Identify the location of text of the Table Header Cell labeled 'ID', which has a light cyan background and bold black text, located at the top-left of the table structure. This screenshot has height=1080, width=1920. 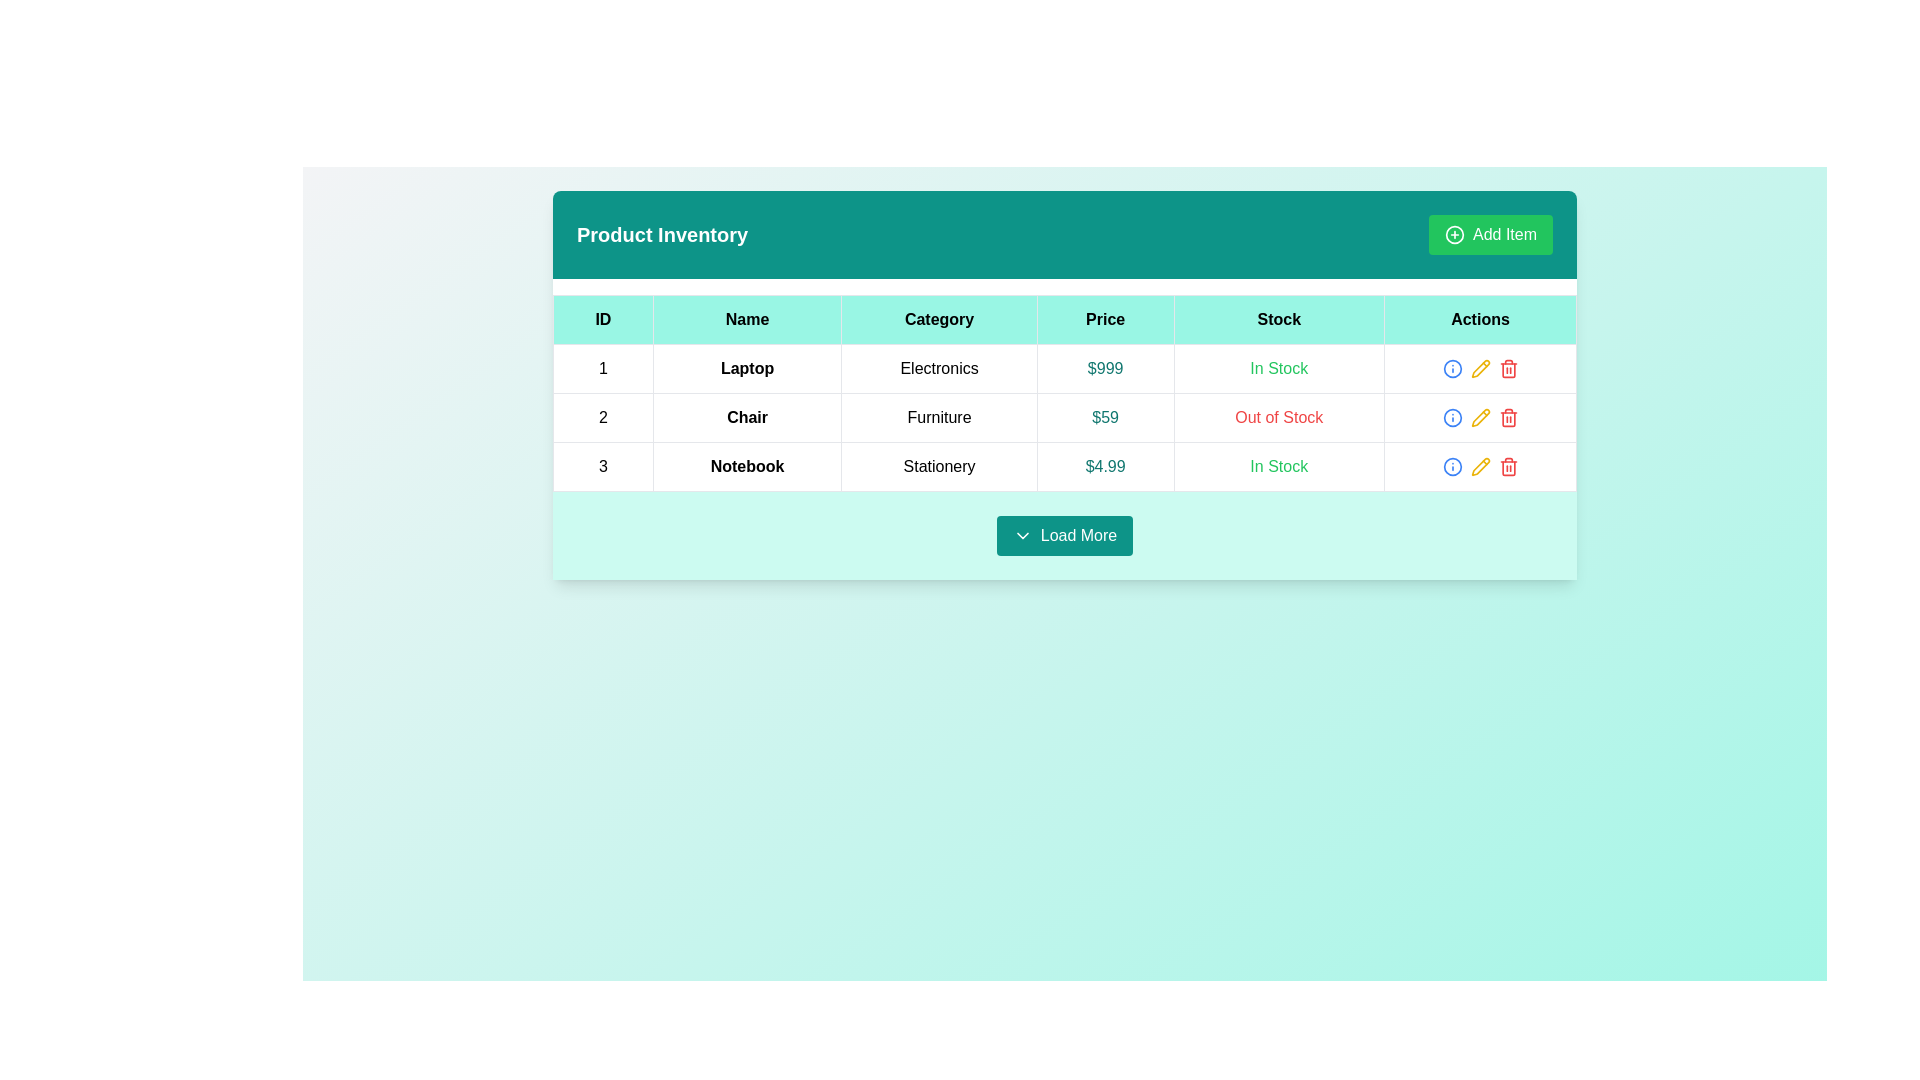
(602, 319).